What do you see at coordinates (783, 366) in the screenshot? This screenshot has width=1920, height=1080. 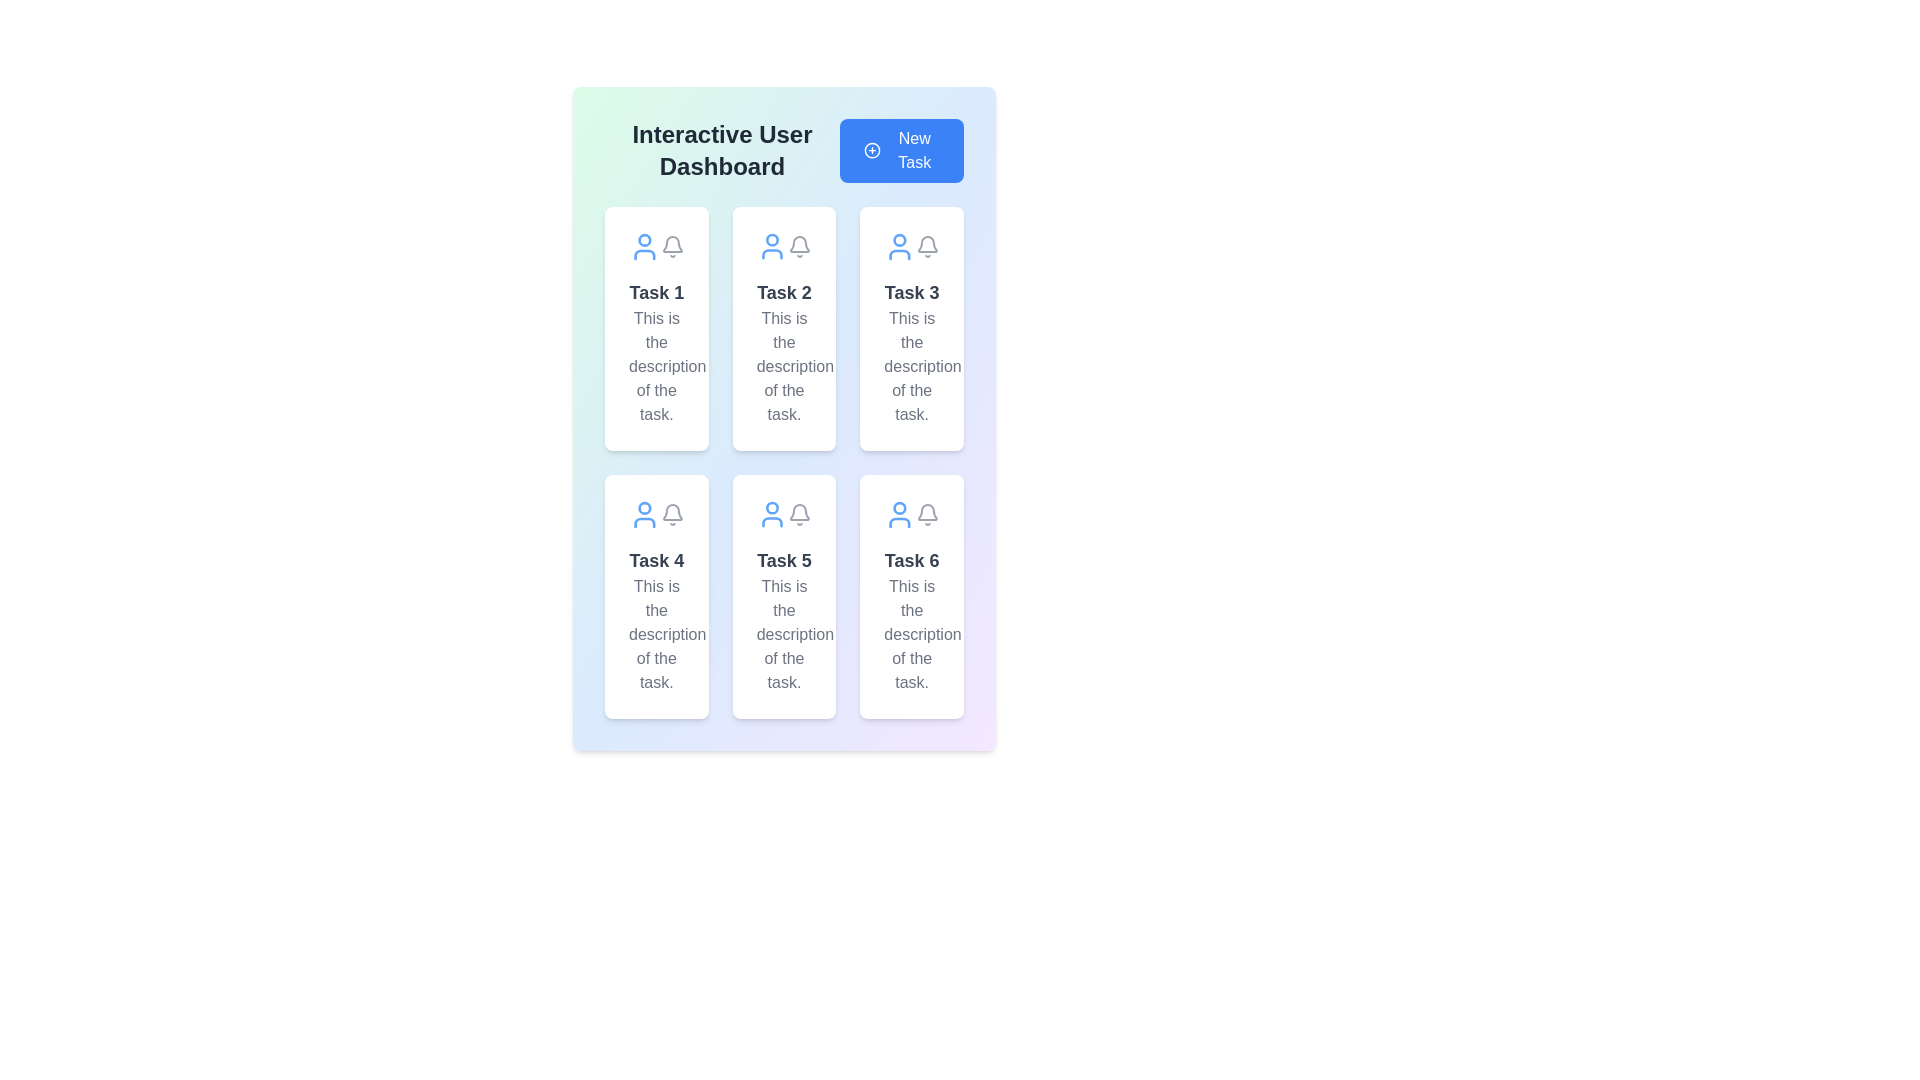 I see `the text block that reads 'This is the description of the task.' within the card labeled 'Task 2.'` at bounding box center [783, 366].